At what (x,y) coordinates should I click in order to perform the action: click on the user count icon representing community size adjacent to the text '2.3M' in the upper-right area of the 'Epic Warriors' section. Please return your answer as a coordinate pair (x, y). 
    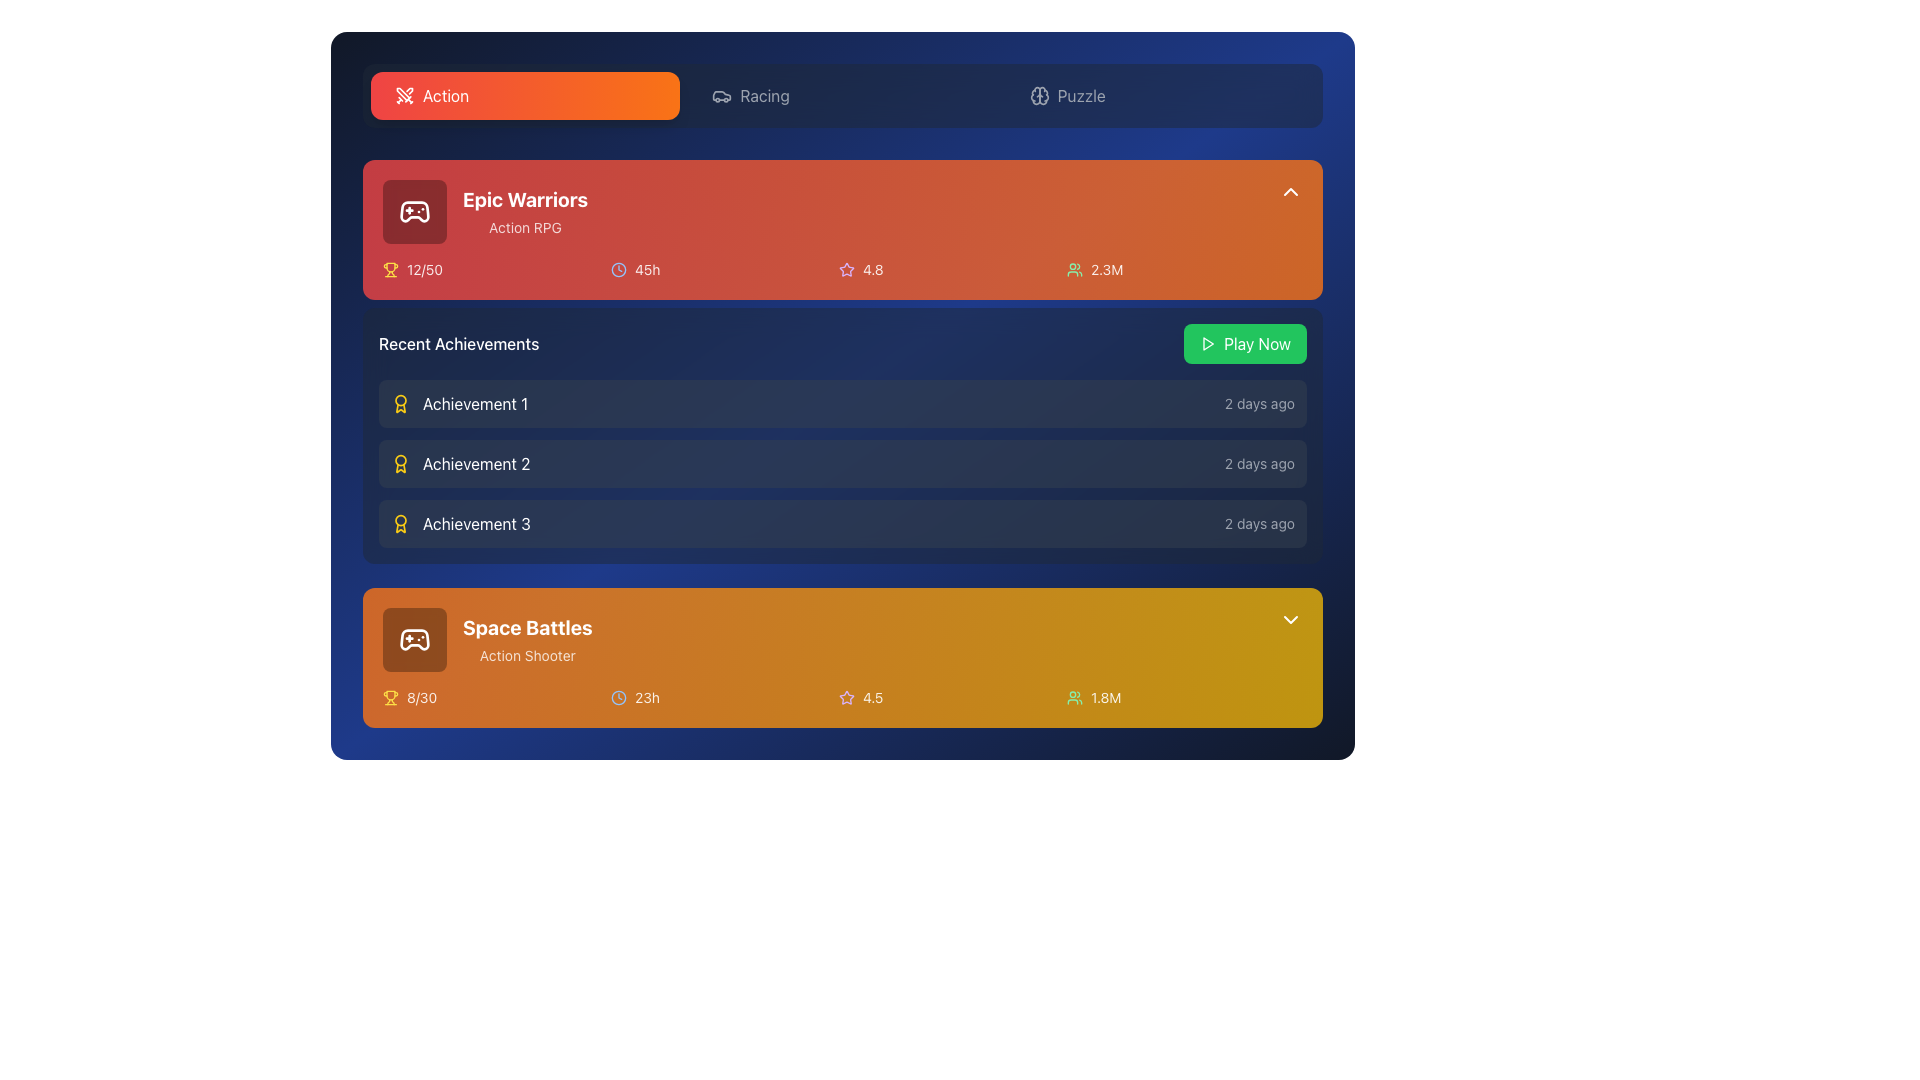
    Looking at the image, I should click on (1074, 270).